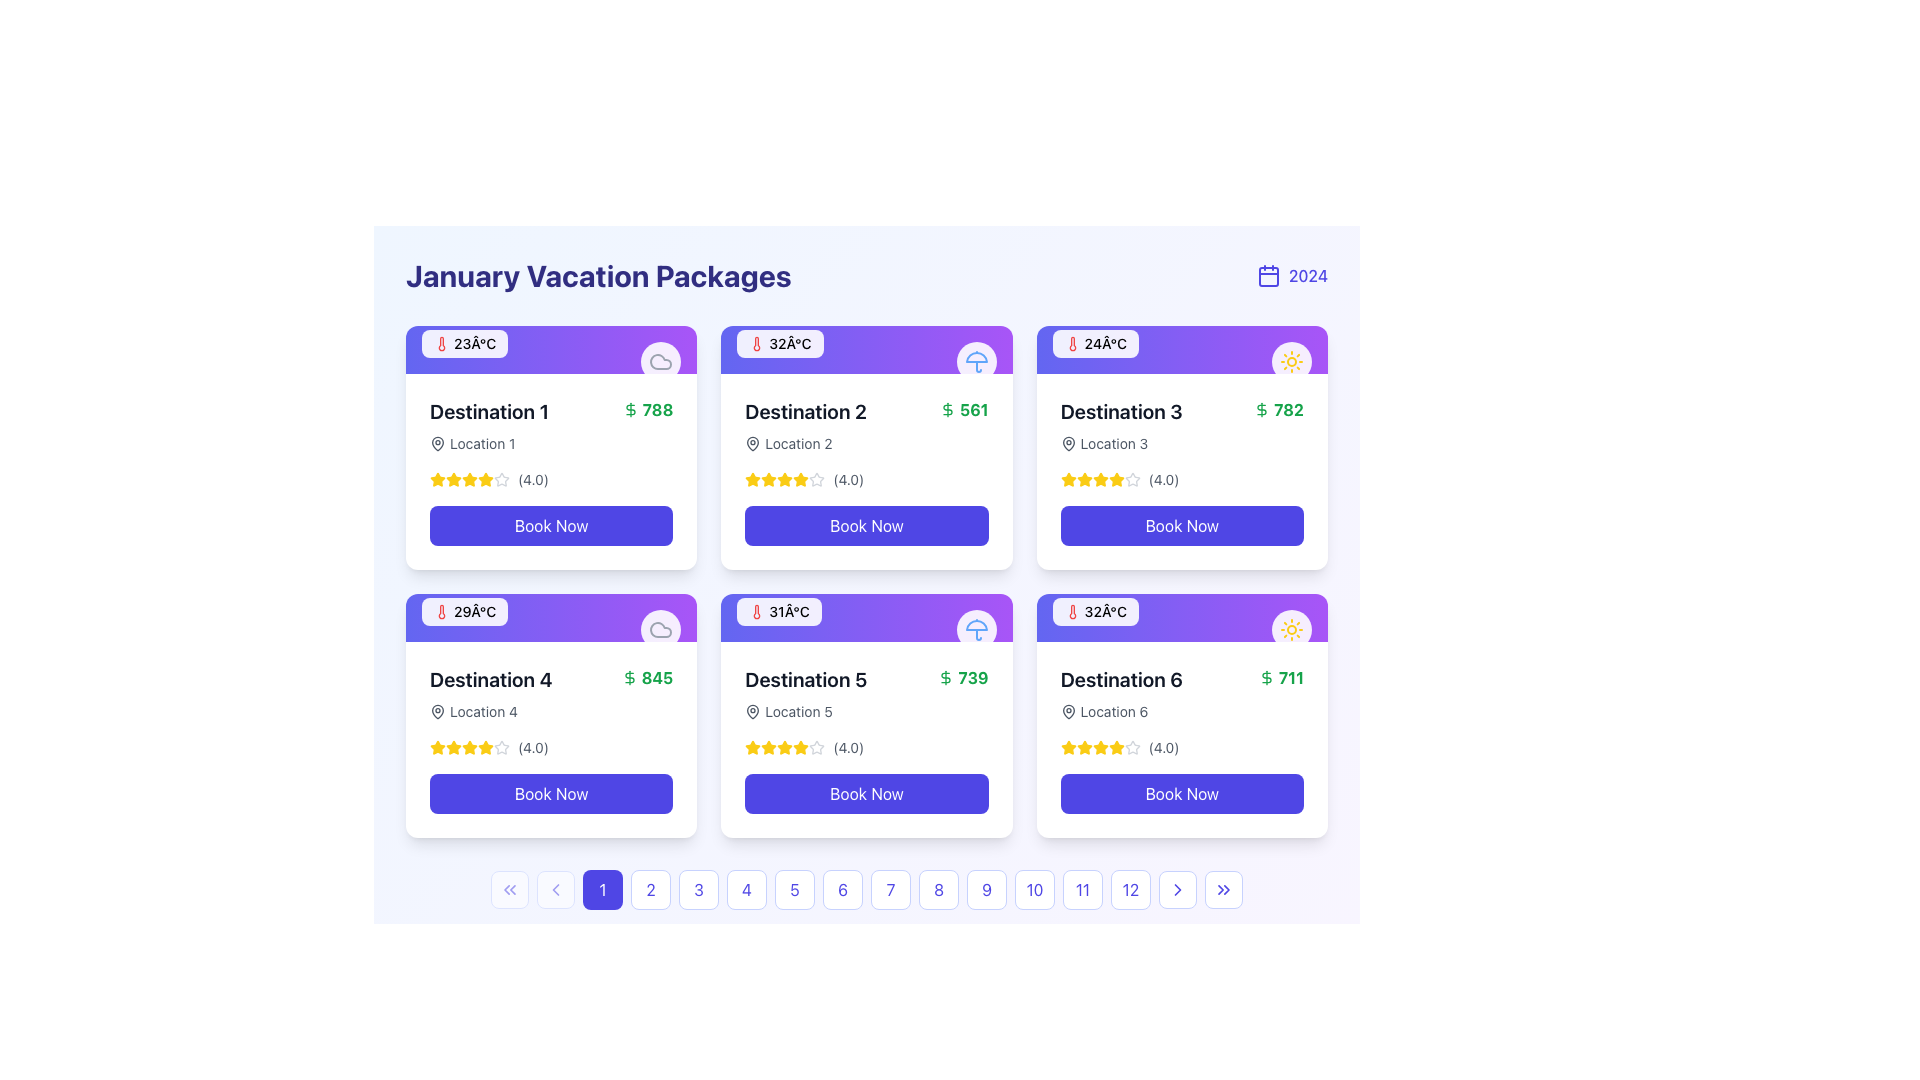 Image resolution: width=1920 pixels, height=1080 pixels. Describe the element at coordinates (784, 479) in the screenshot. I see `the third star icon in the rating section of the 'Destination 2' package` at that location.